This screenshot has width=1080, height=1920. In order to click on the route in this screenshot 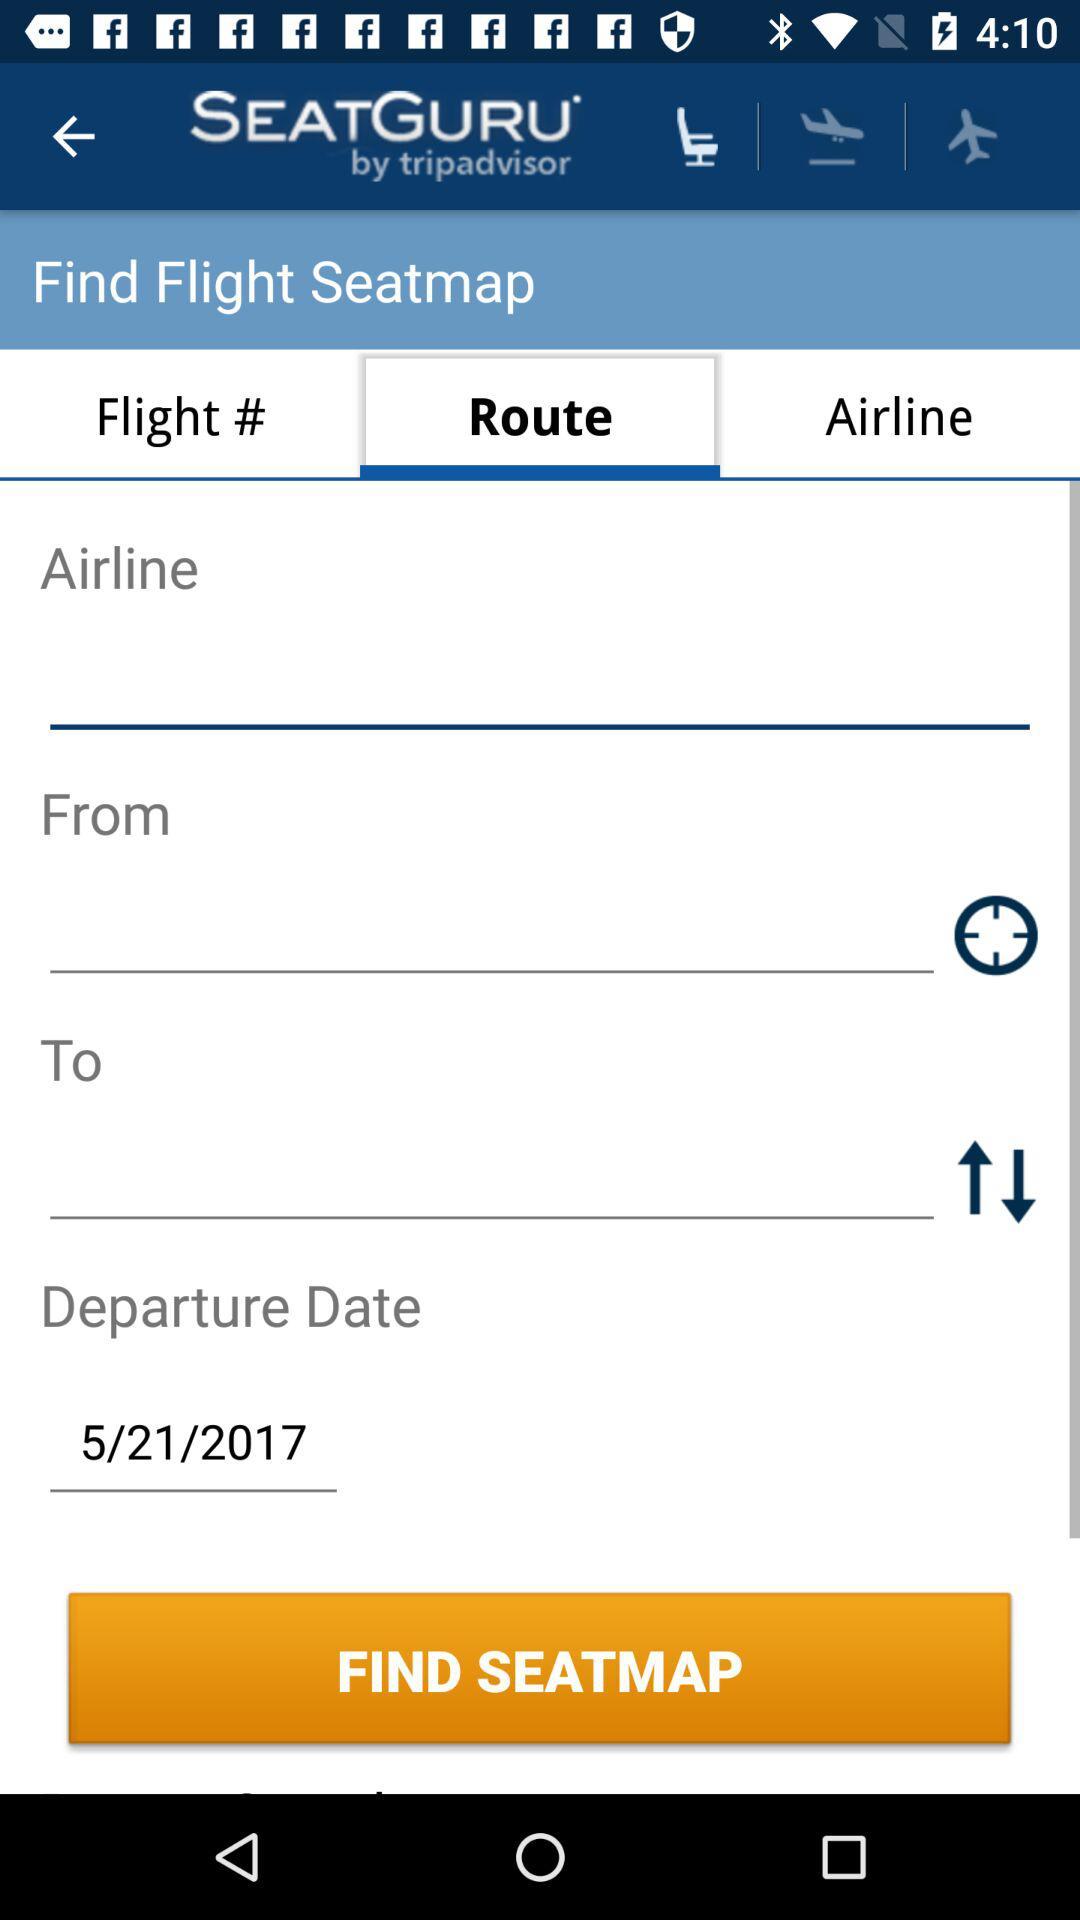, I will do `click(540, 414)`.